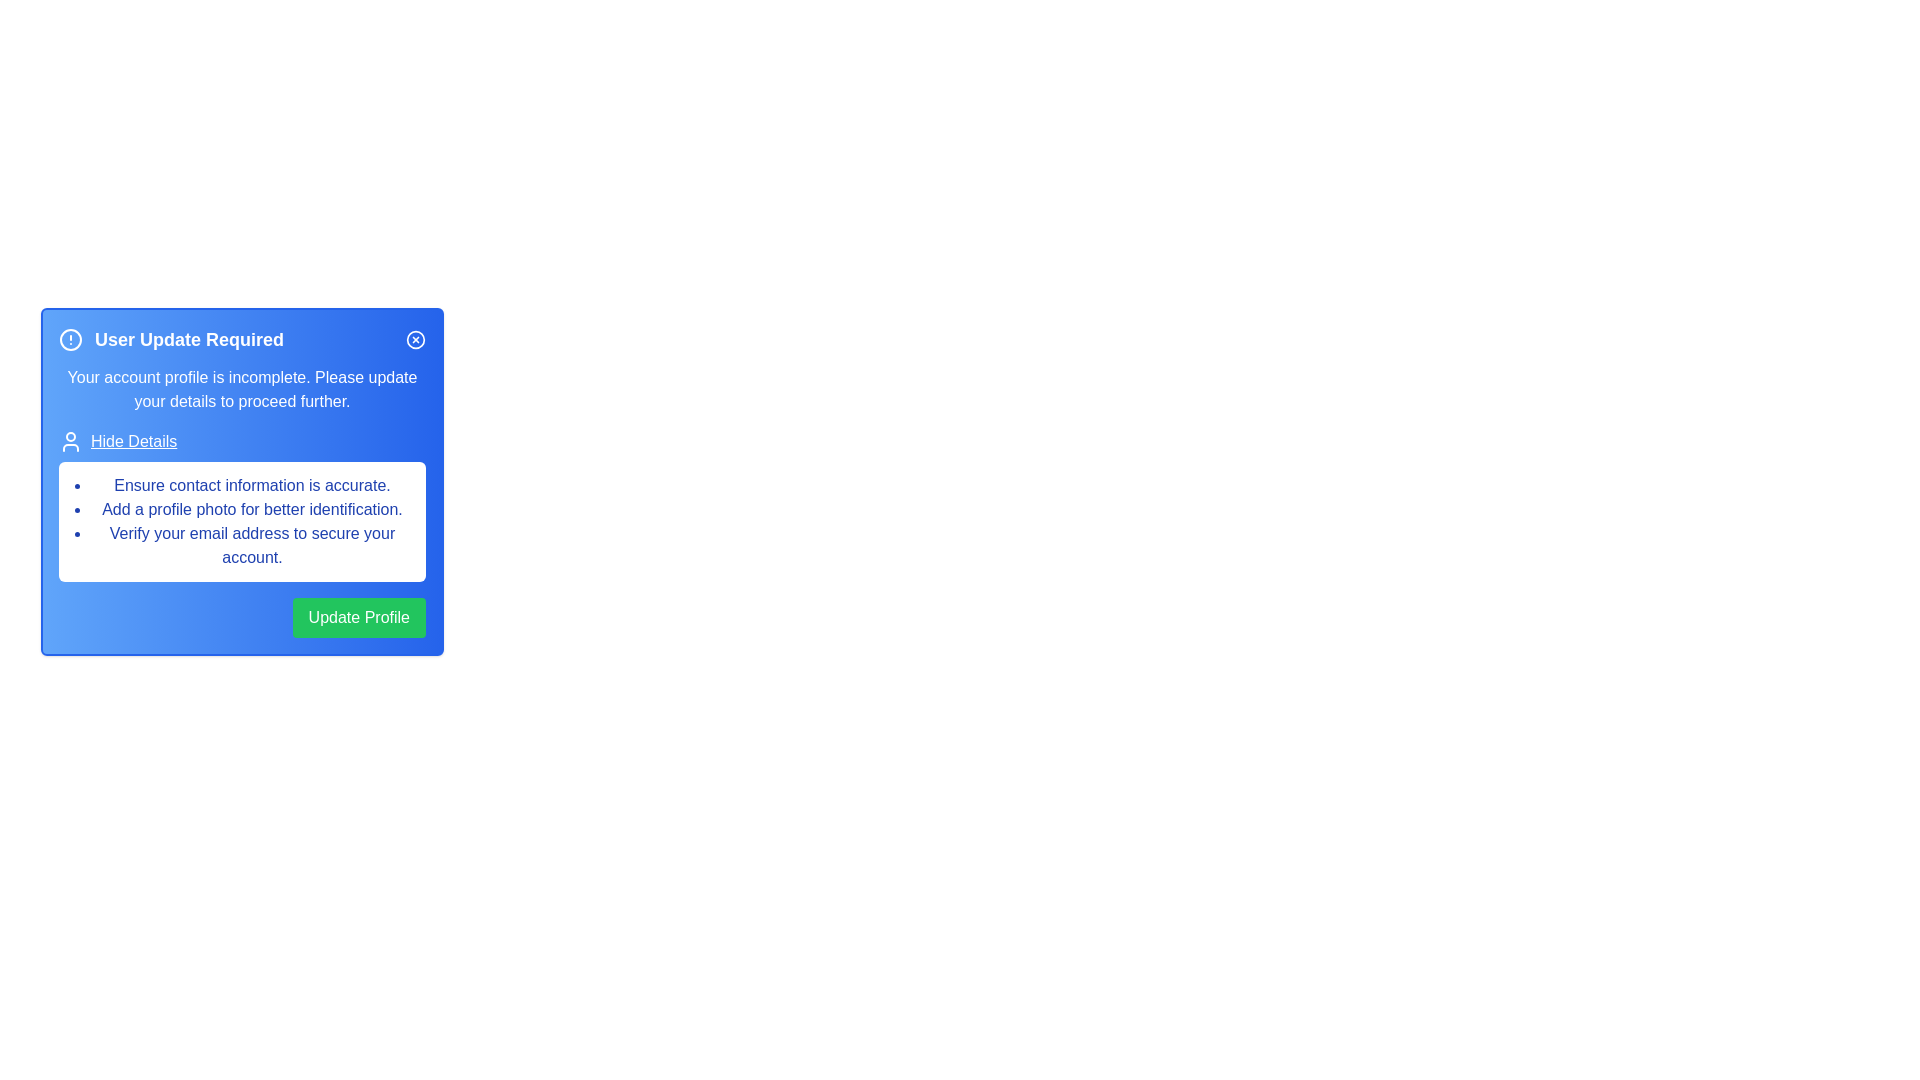  I want to click on the close button to close the alert, so click(415, 338).